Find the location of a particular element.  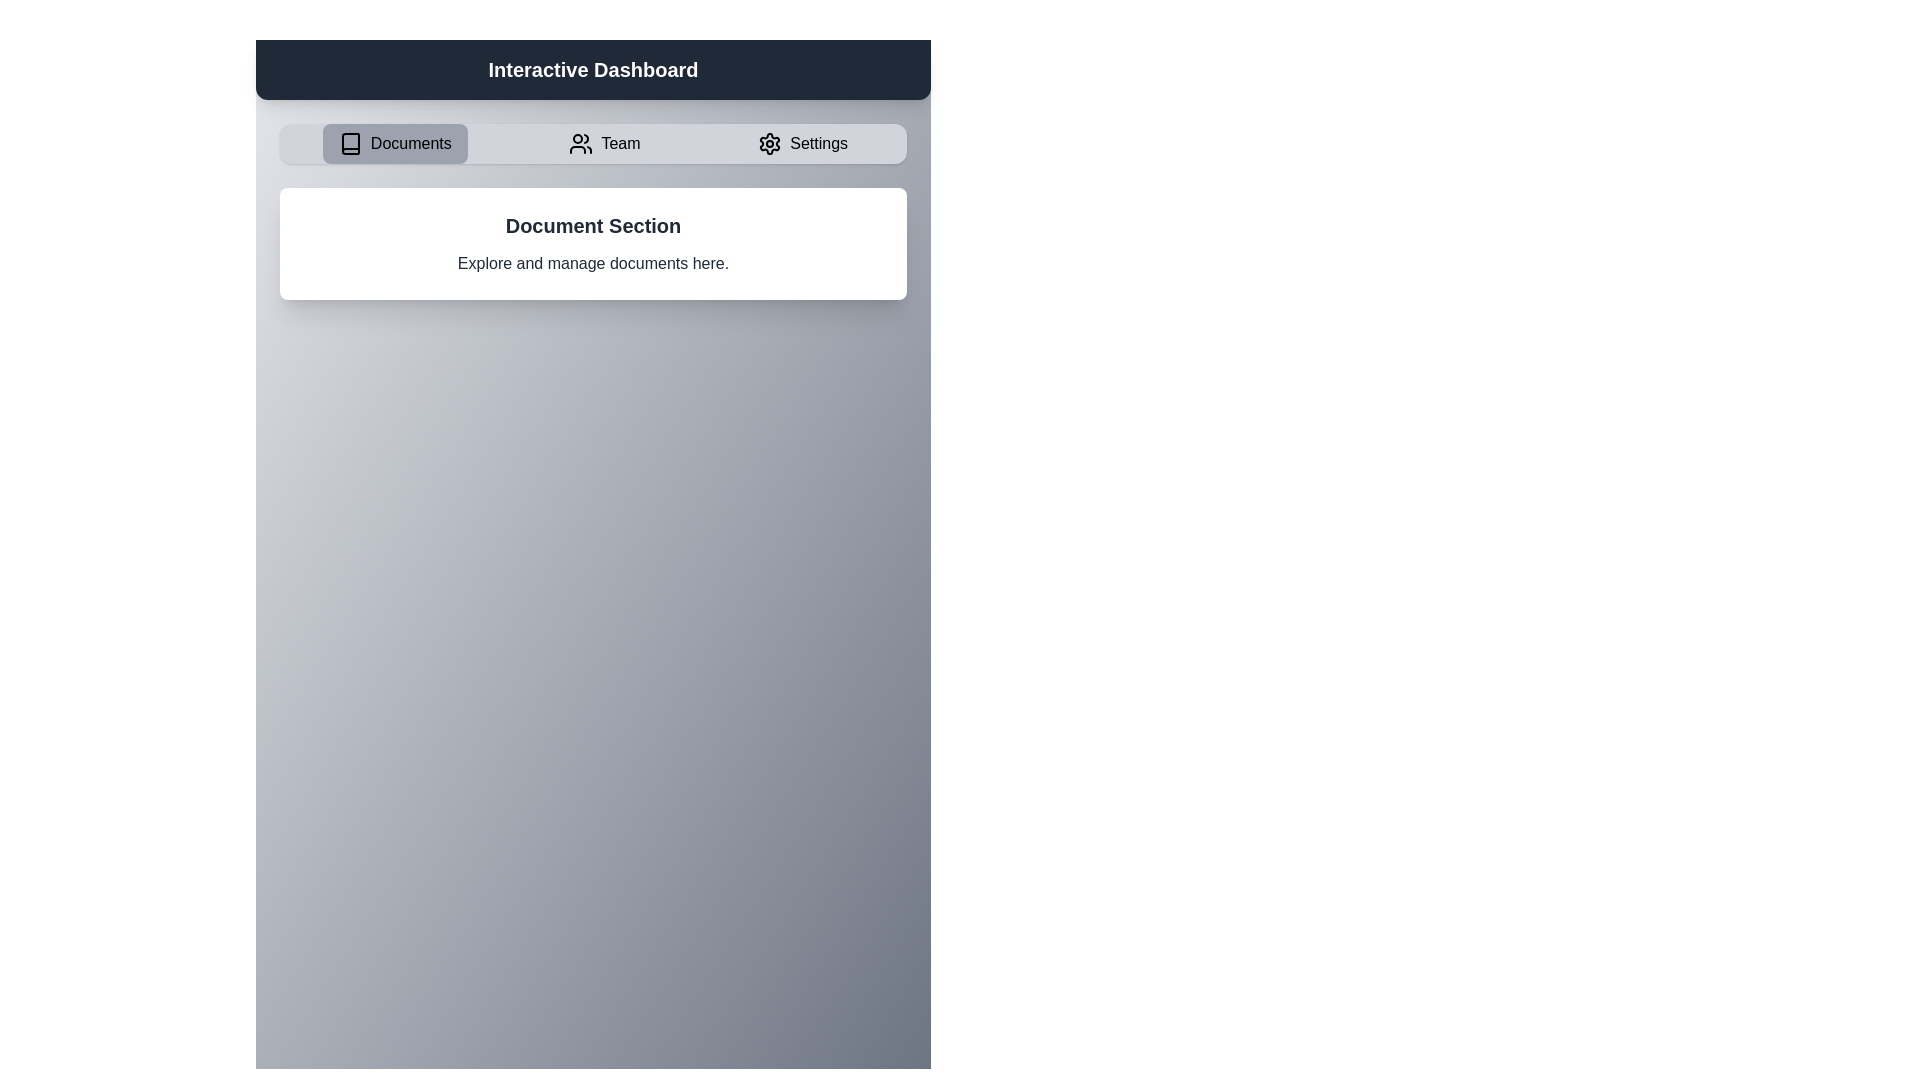

the 'Documents' button located in the navigation bar, which contains a small, minimalistic book icon is located at coordinates (350, 142).